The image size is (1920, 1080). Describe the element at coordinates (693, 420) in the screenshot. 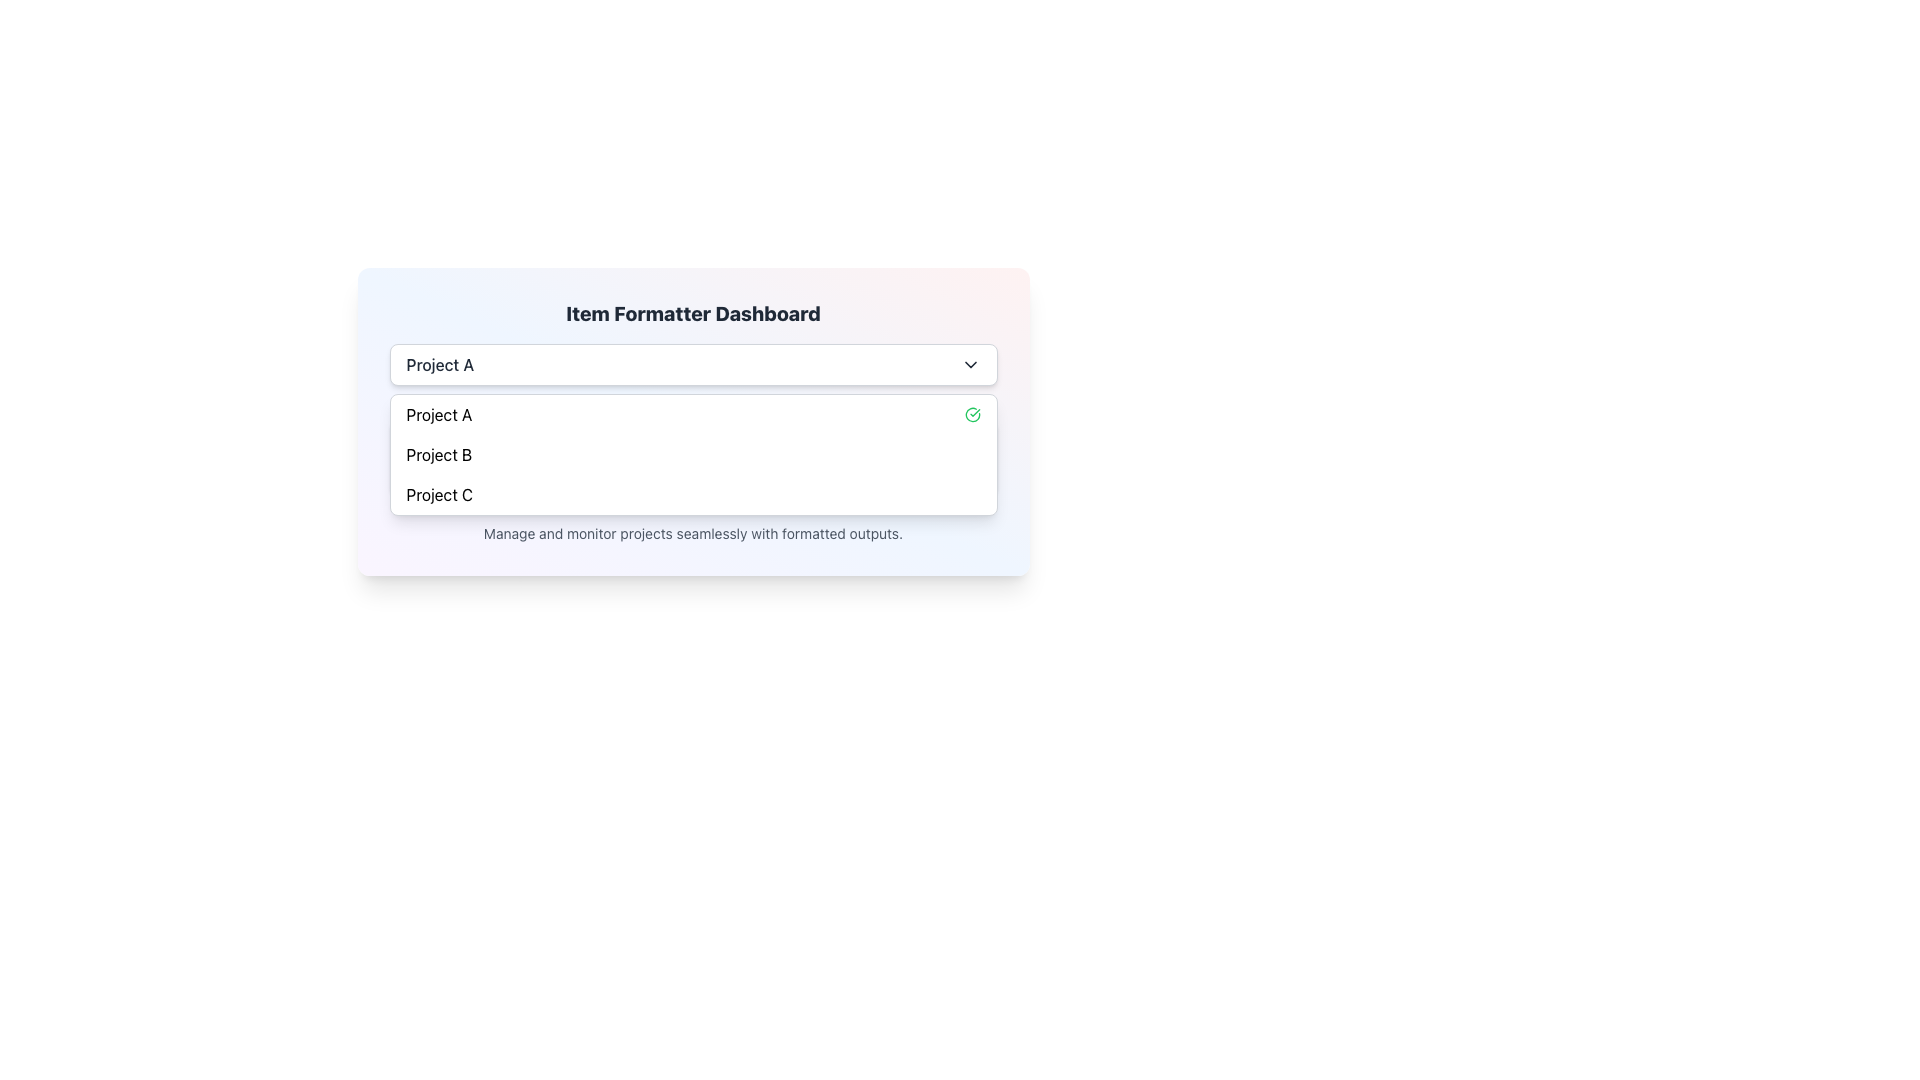

I see `the Dashboard card with dropdown and list, which is centrally located in the application interface` at that location.